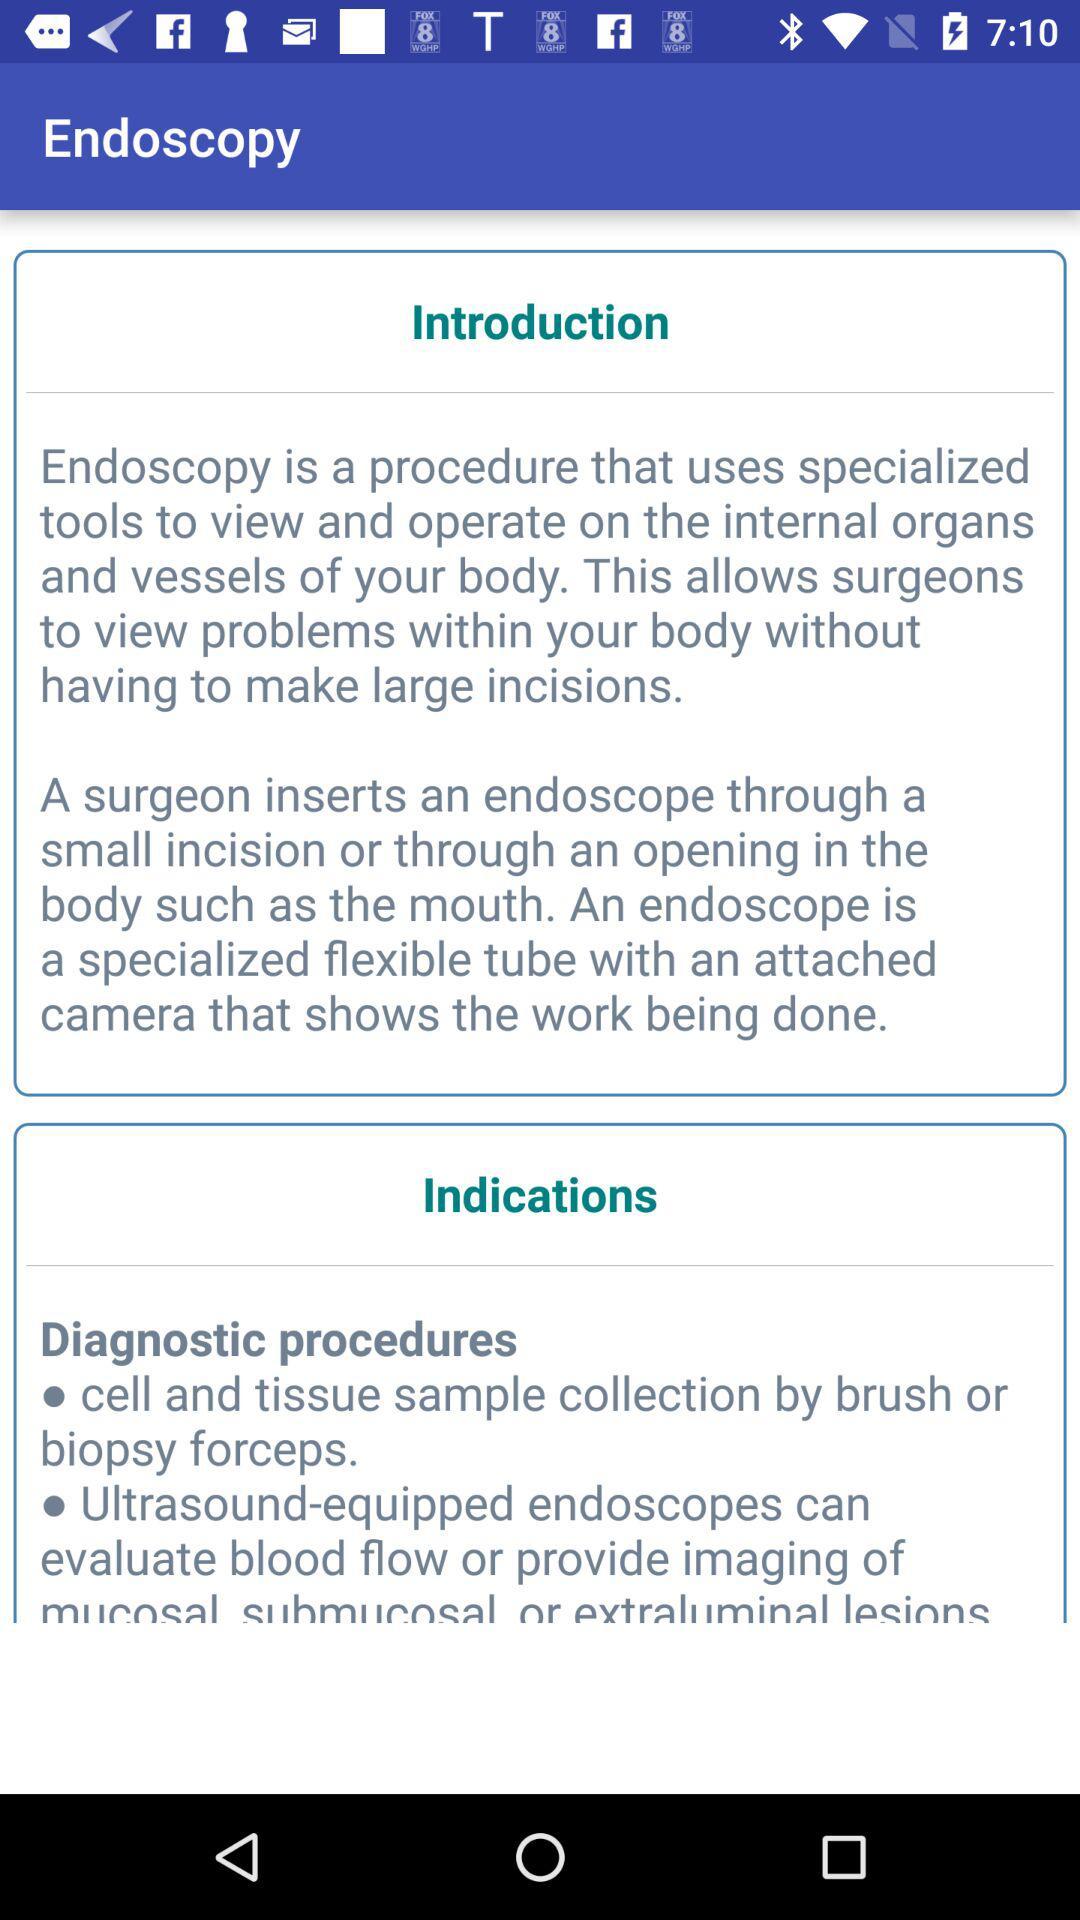 The image size is (1080, 1920). I want to click on the item below diagnostic procedures cell icon, so click(540, 1727).